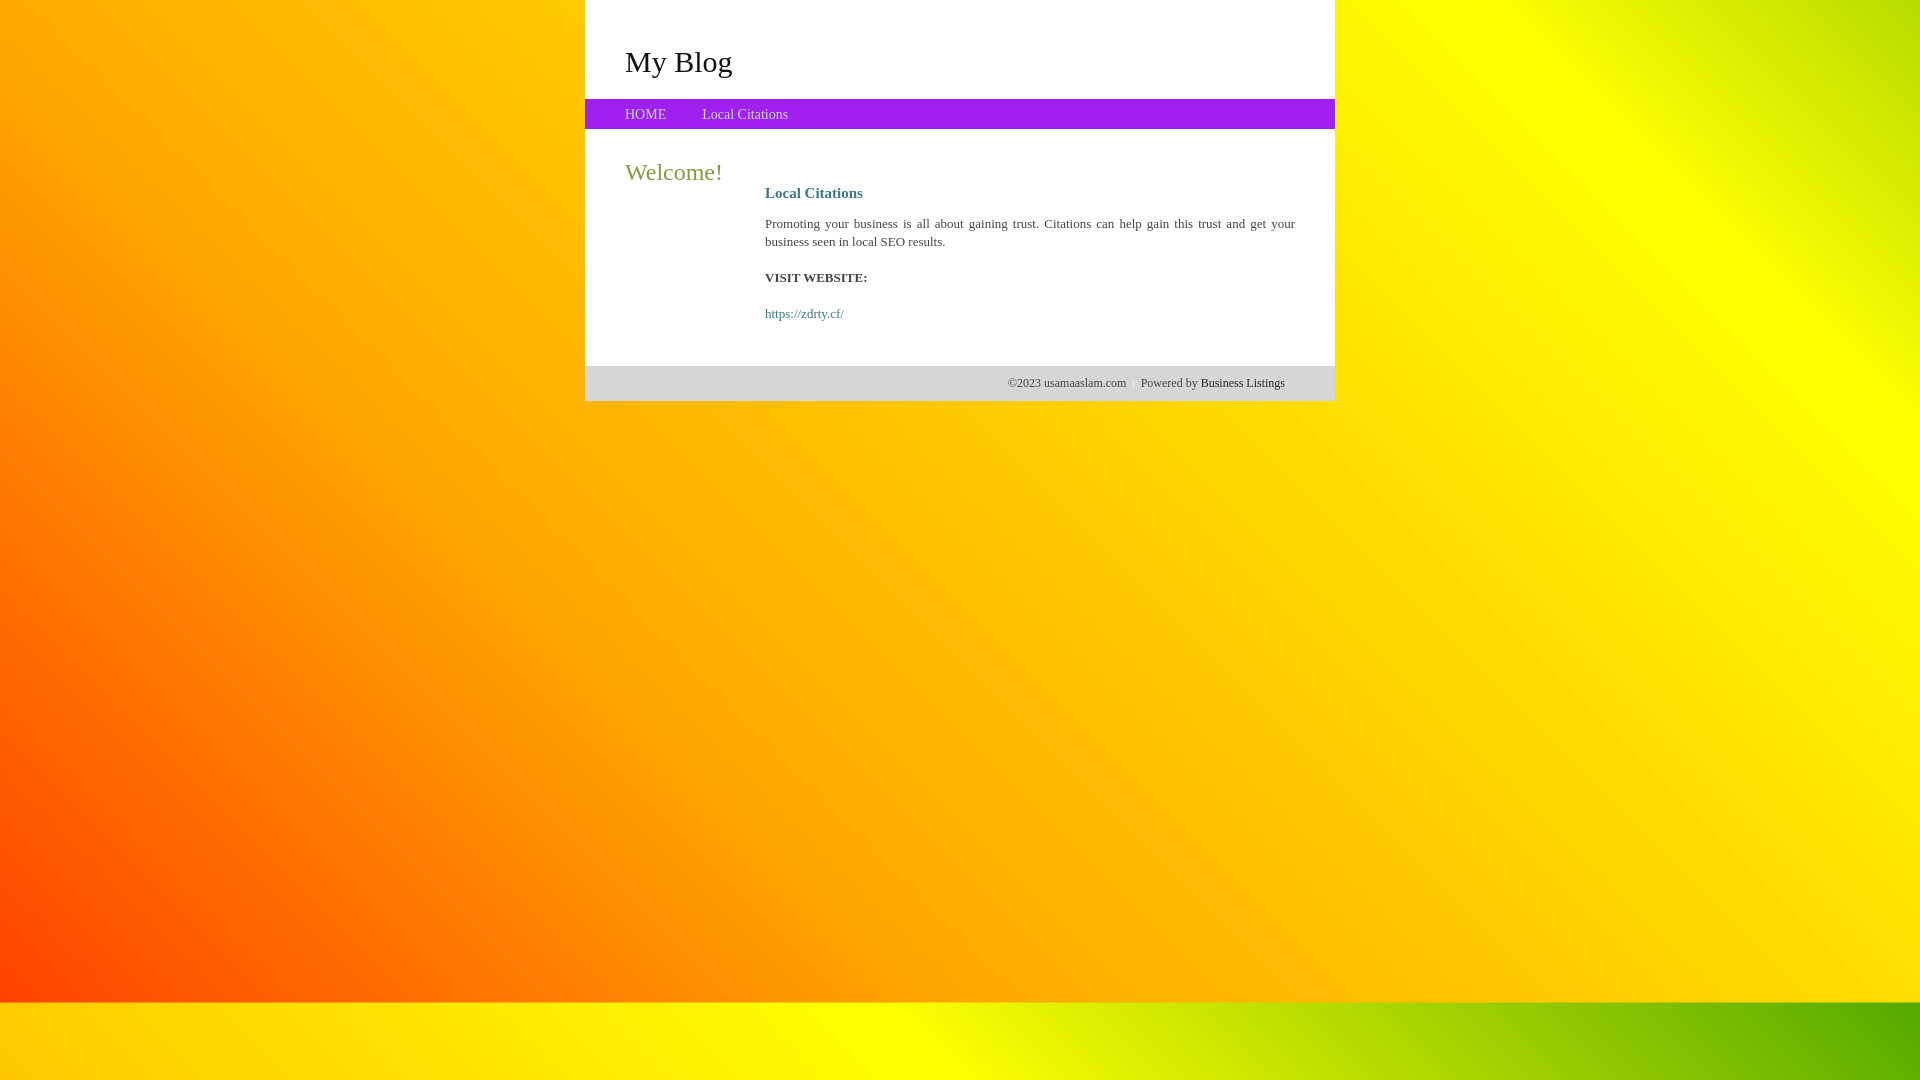 The image size is (1920, 1080). Describe the element at coordinates (804, 313) in the screenshot. I see `'https://zdrty.cf/'` at that location.